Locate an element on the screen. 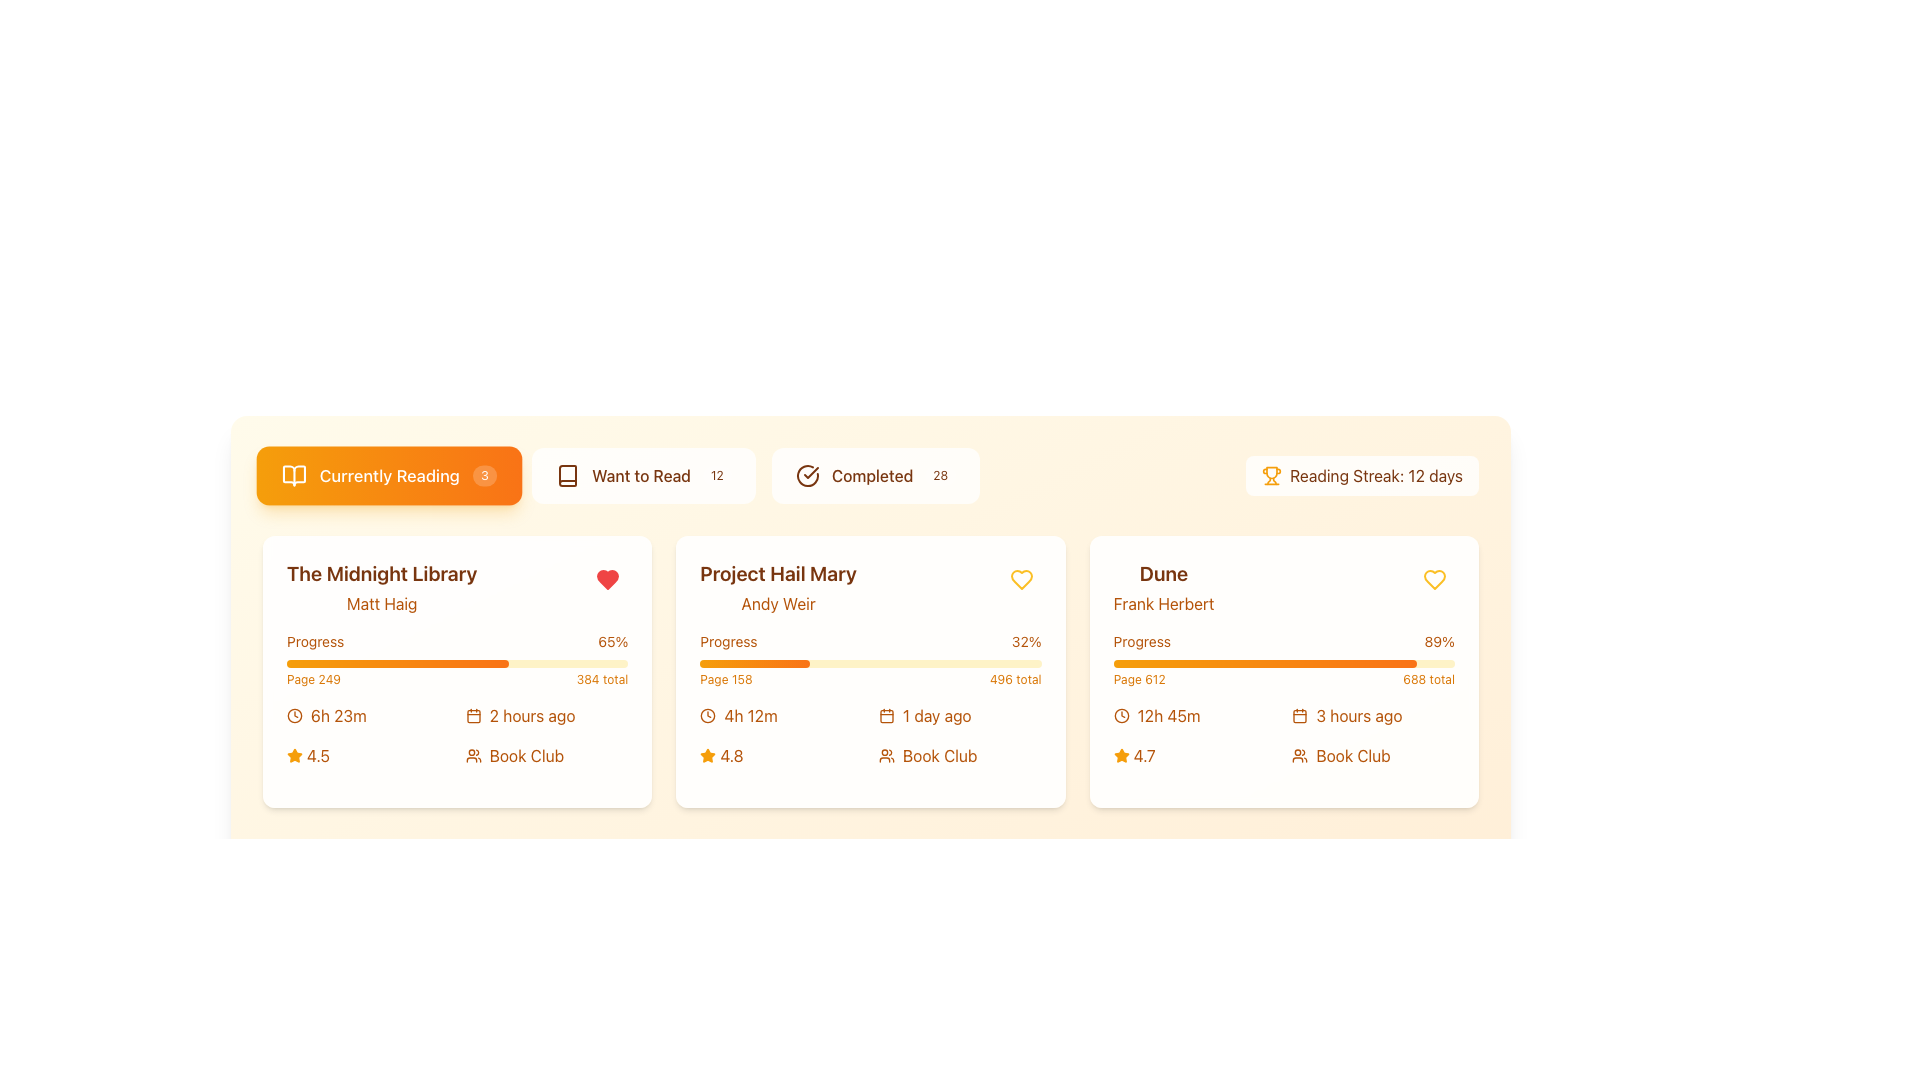 The height and width of the screenshot is (1080, 1920). the decorative vector graphic component, which is a curved line part of a 'check-circle' icon located in a toolbar section is located at coordinates (807, 475).